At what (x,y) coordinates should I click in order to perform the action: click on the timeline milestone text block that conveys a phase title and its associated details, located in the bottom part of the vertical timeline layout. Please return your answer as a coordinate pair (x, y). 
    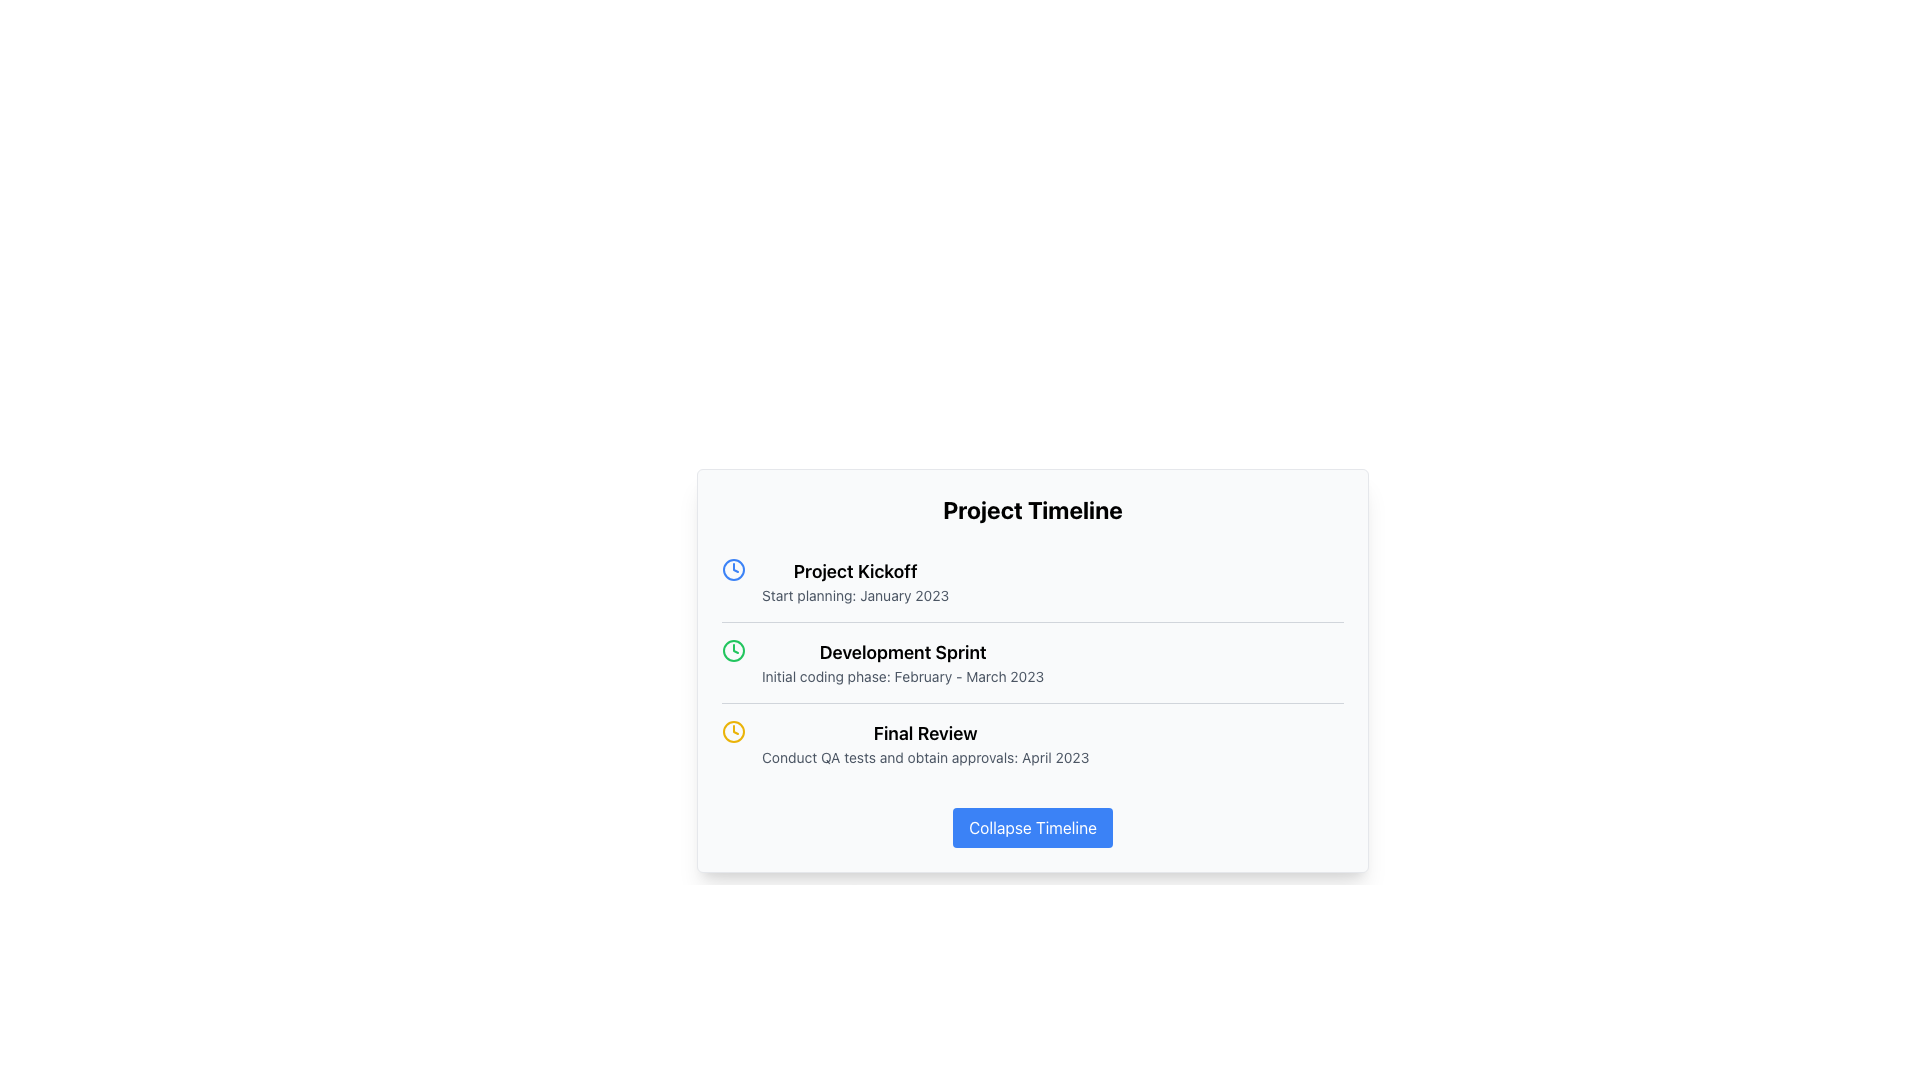
    Looking at the image, I should click on (924, 744).